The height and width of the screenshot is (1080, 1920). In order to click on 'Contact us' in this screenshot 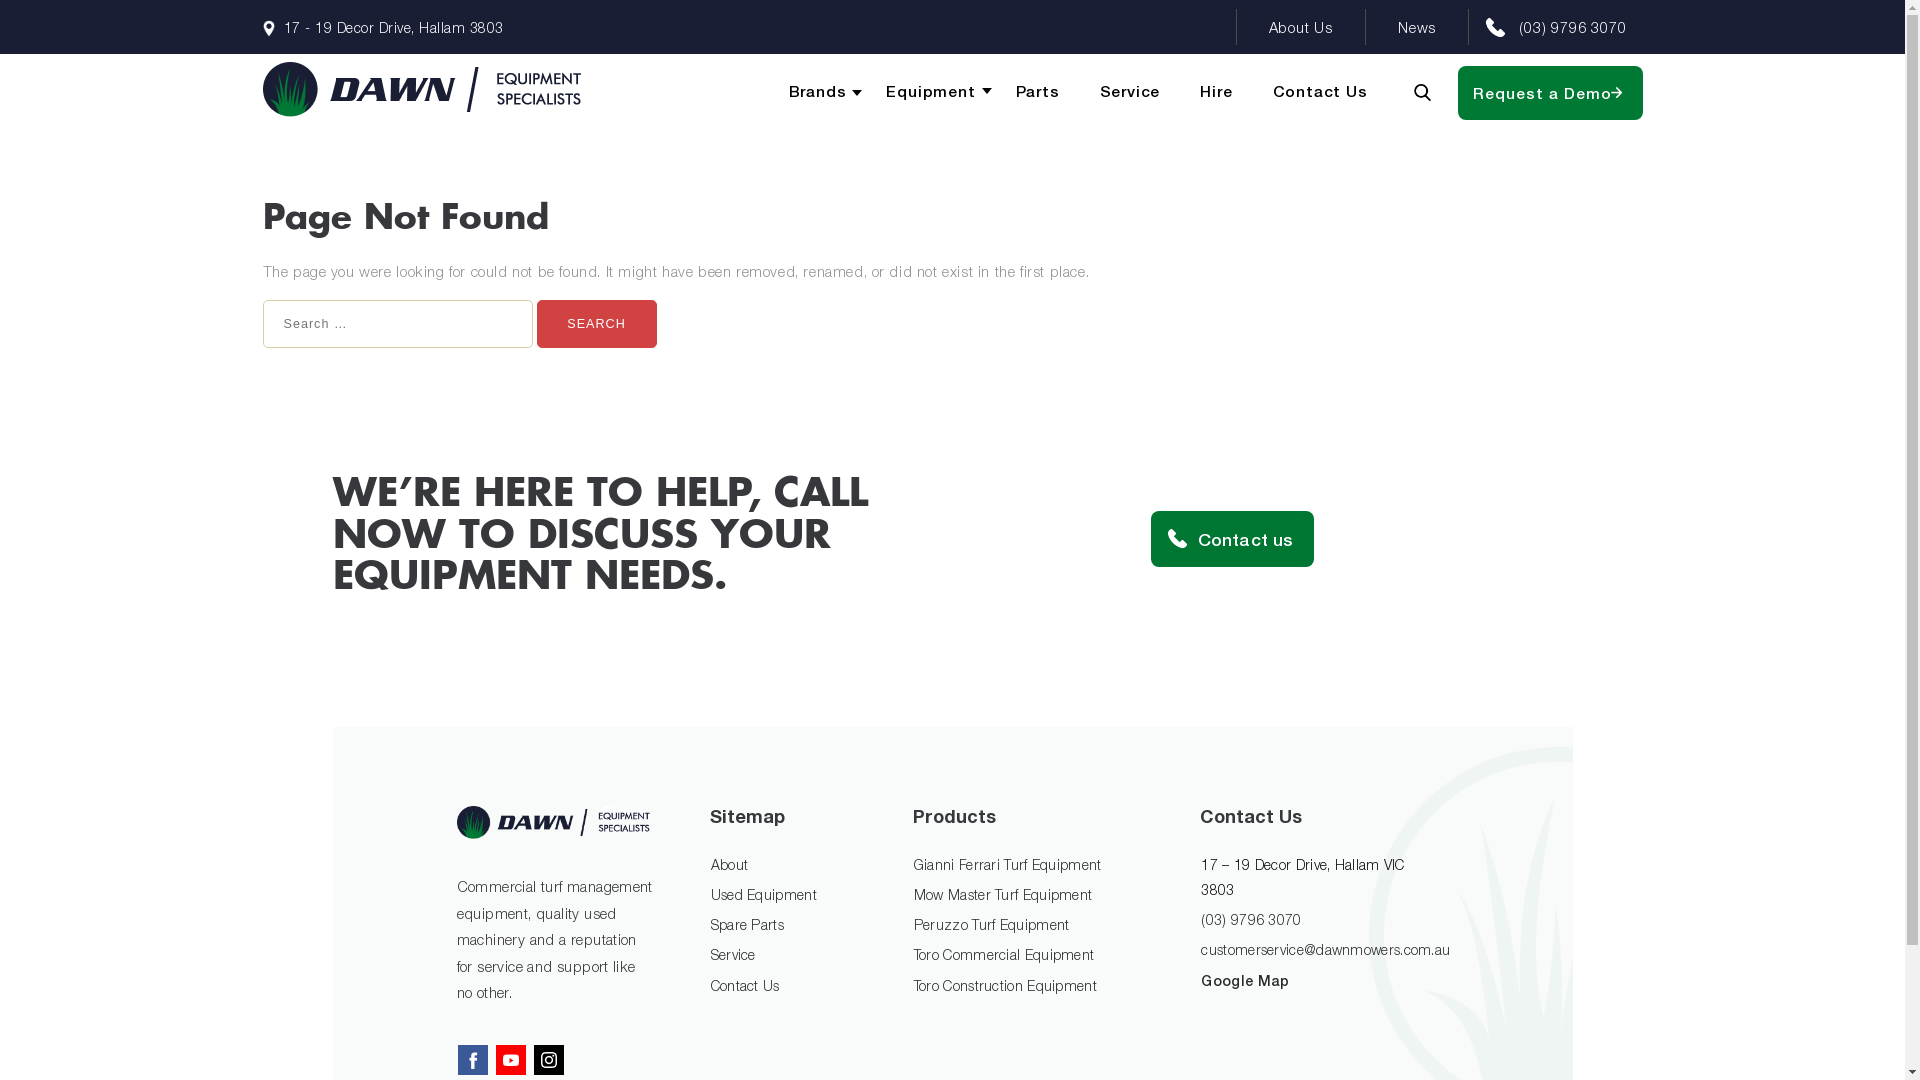, I will do `click(1230, 538)`.